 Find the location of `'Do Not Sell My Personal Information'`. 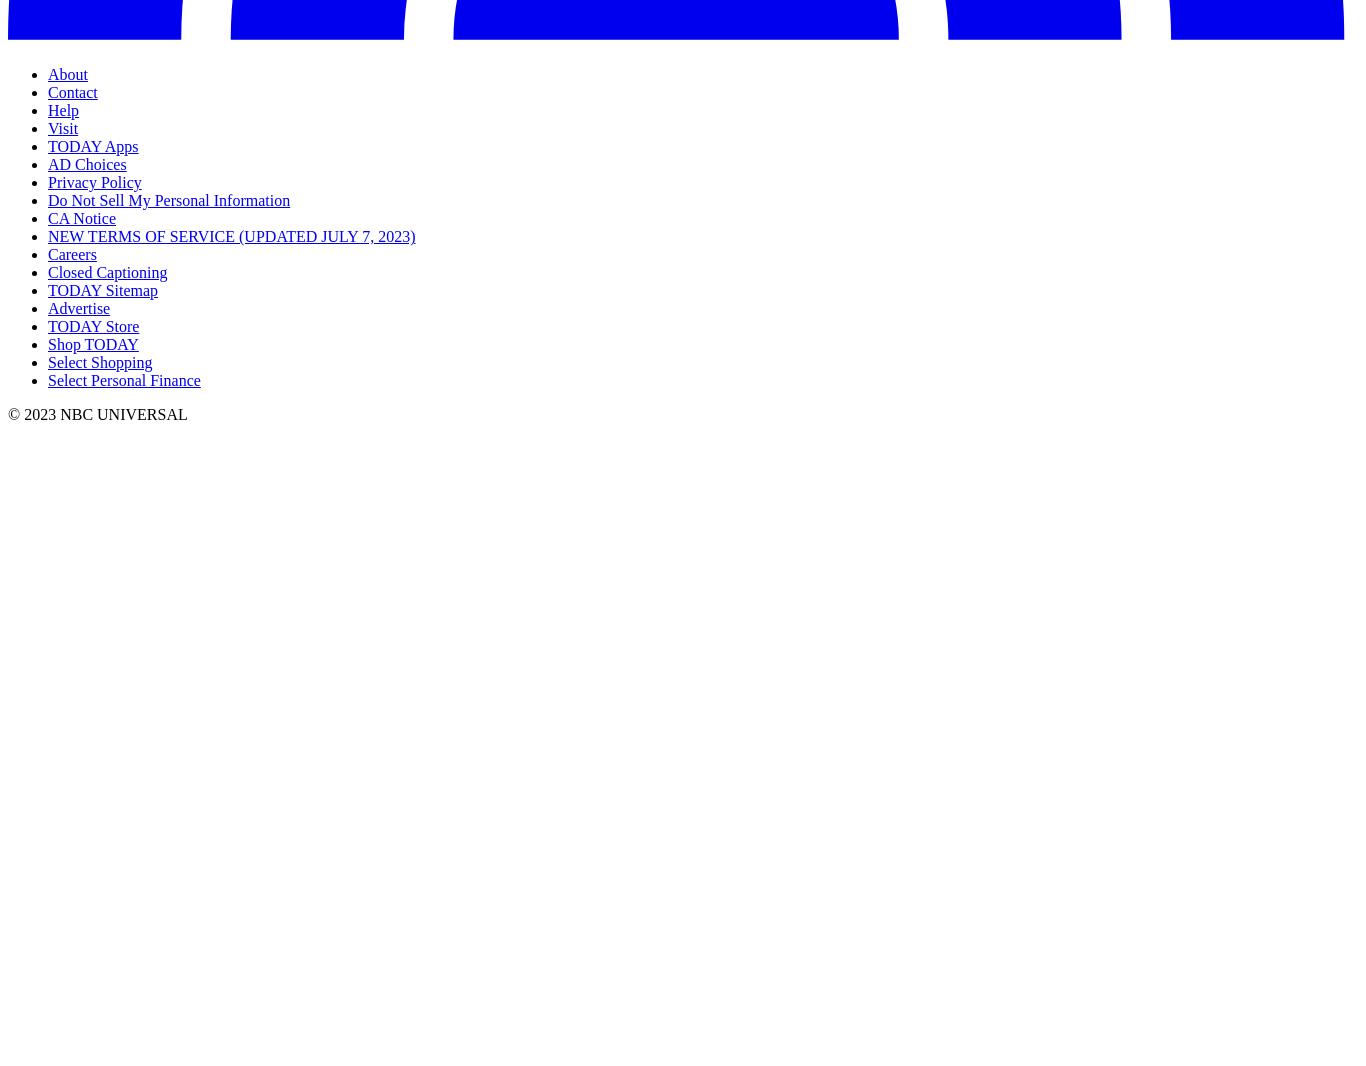

'Do Not Sell My Personal Information' is located at coordinates (47, 199).